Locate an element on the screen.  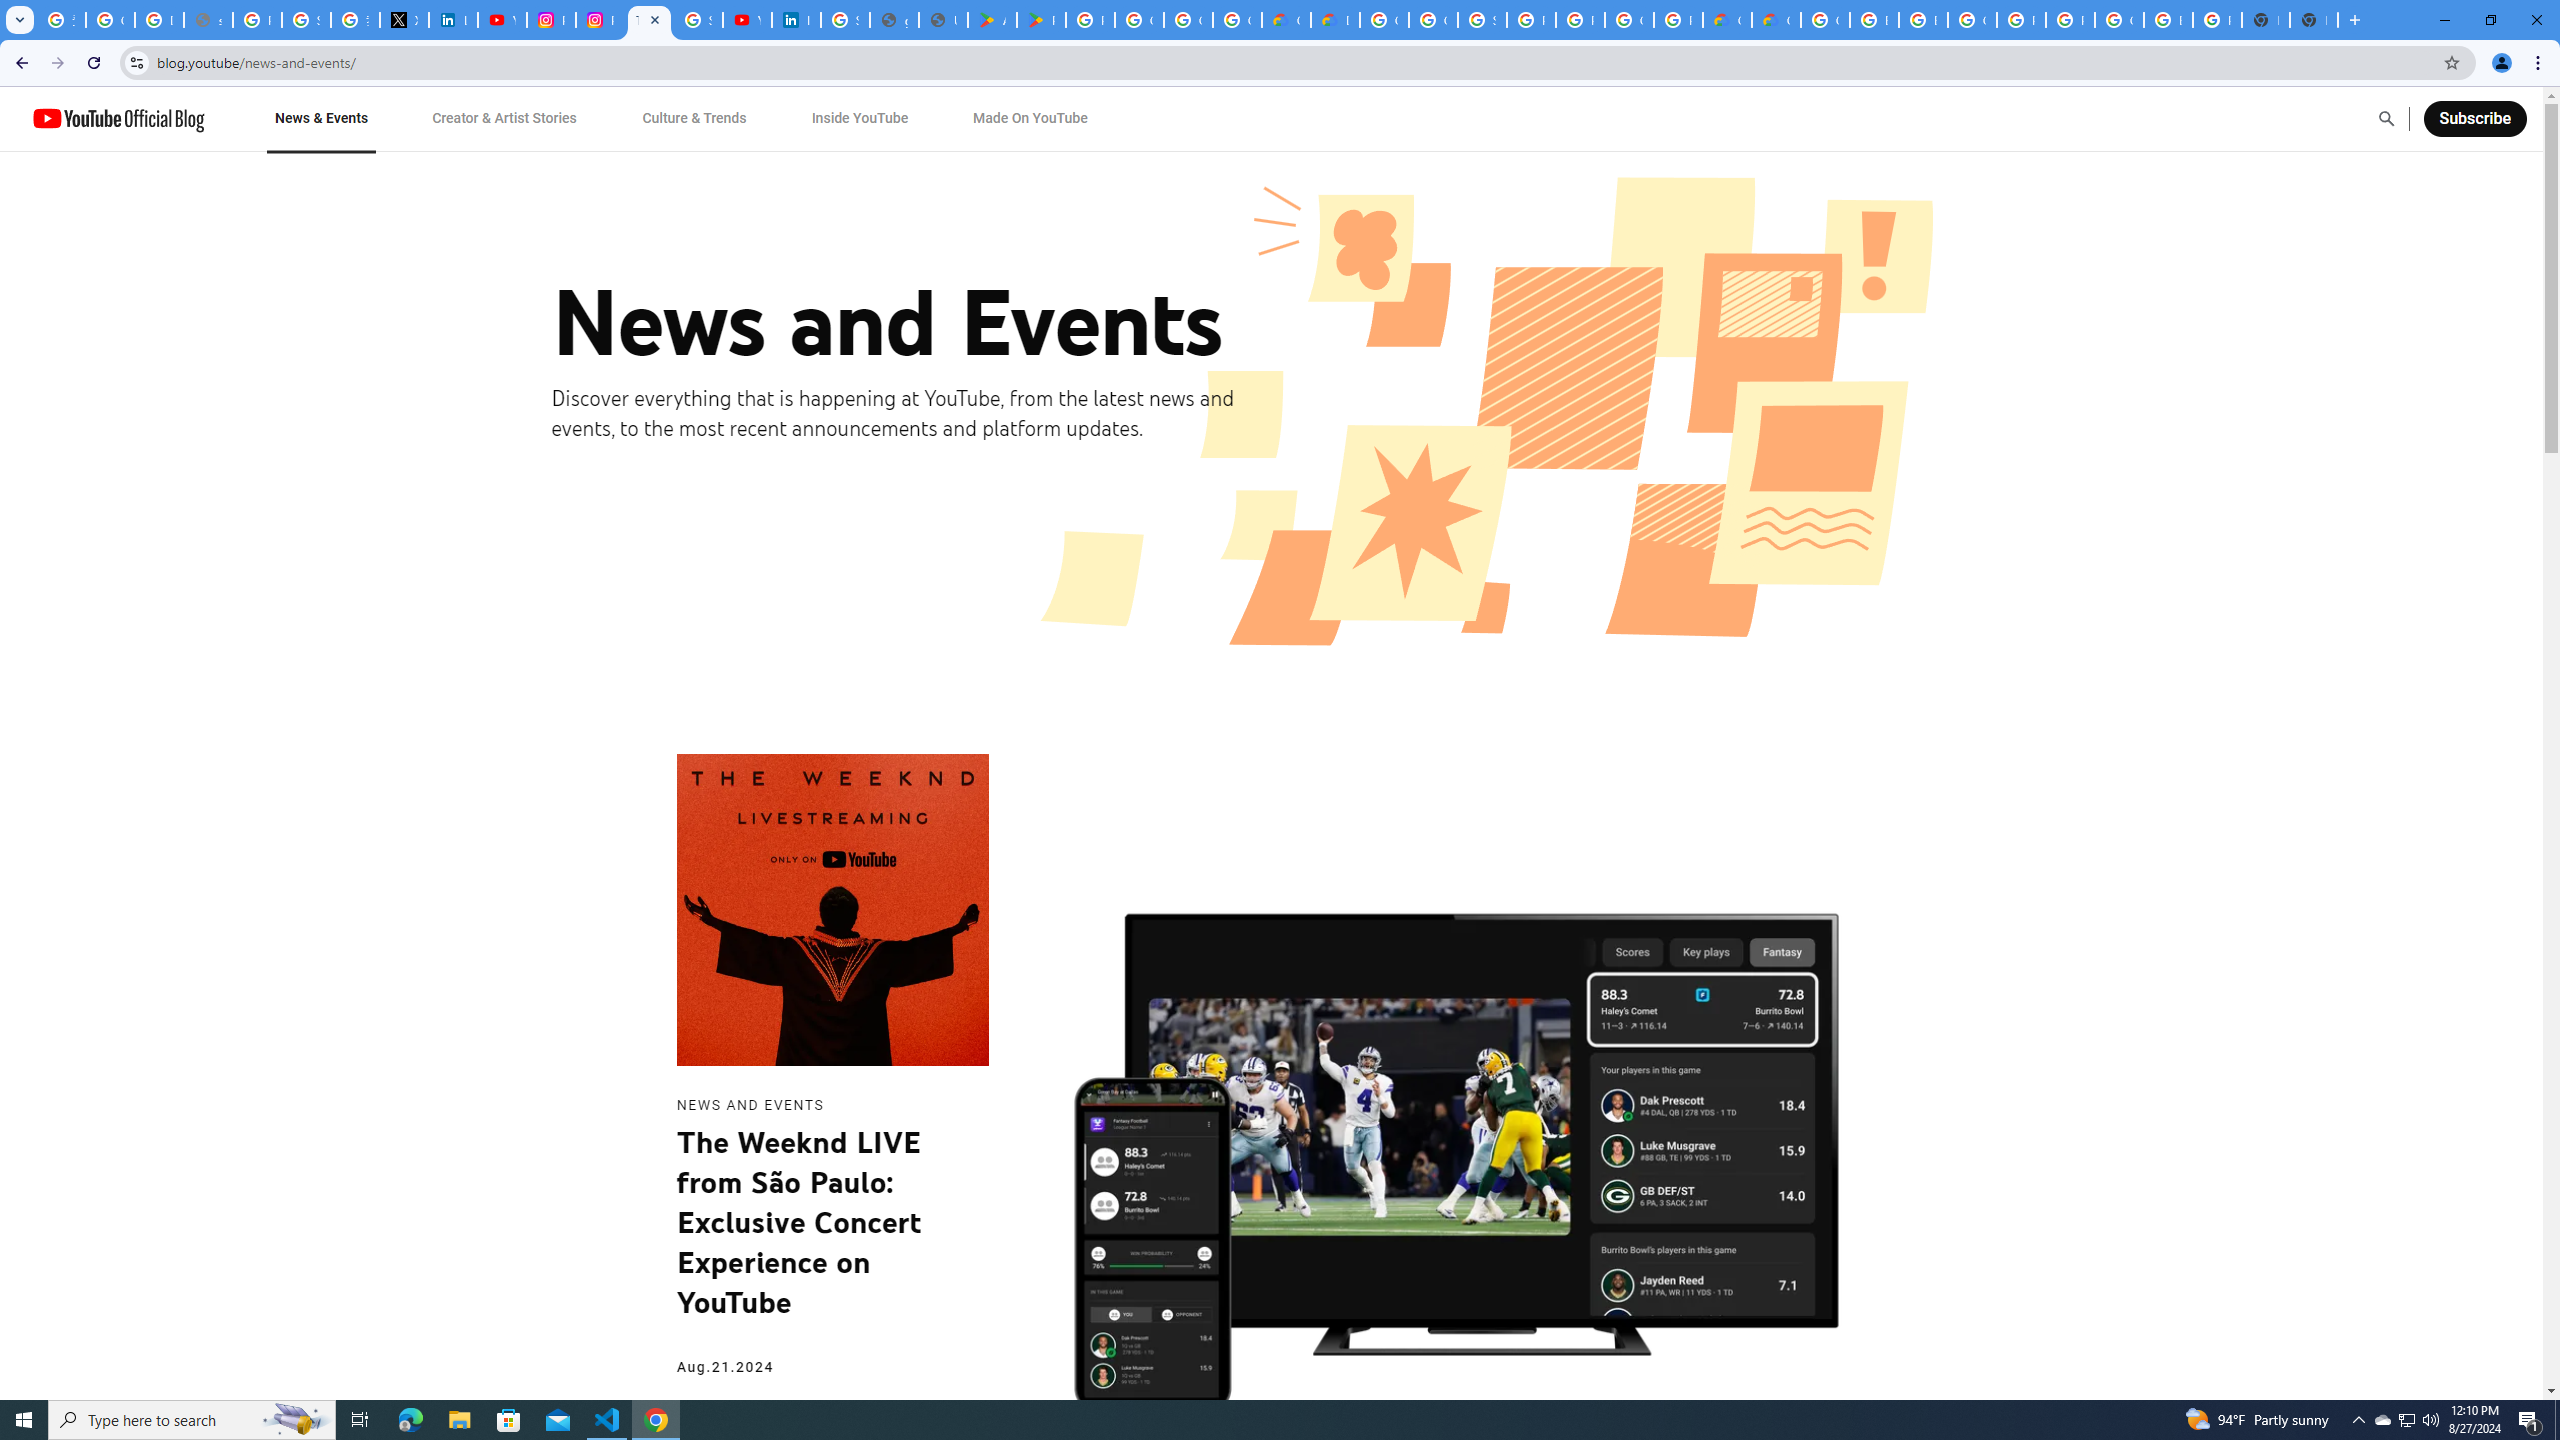
'Subscribe' is located at coordinates (2474, 118).